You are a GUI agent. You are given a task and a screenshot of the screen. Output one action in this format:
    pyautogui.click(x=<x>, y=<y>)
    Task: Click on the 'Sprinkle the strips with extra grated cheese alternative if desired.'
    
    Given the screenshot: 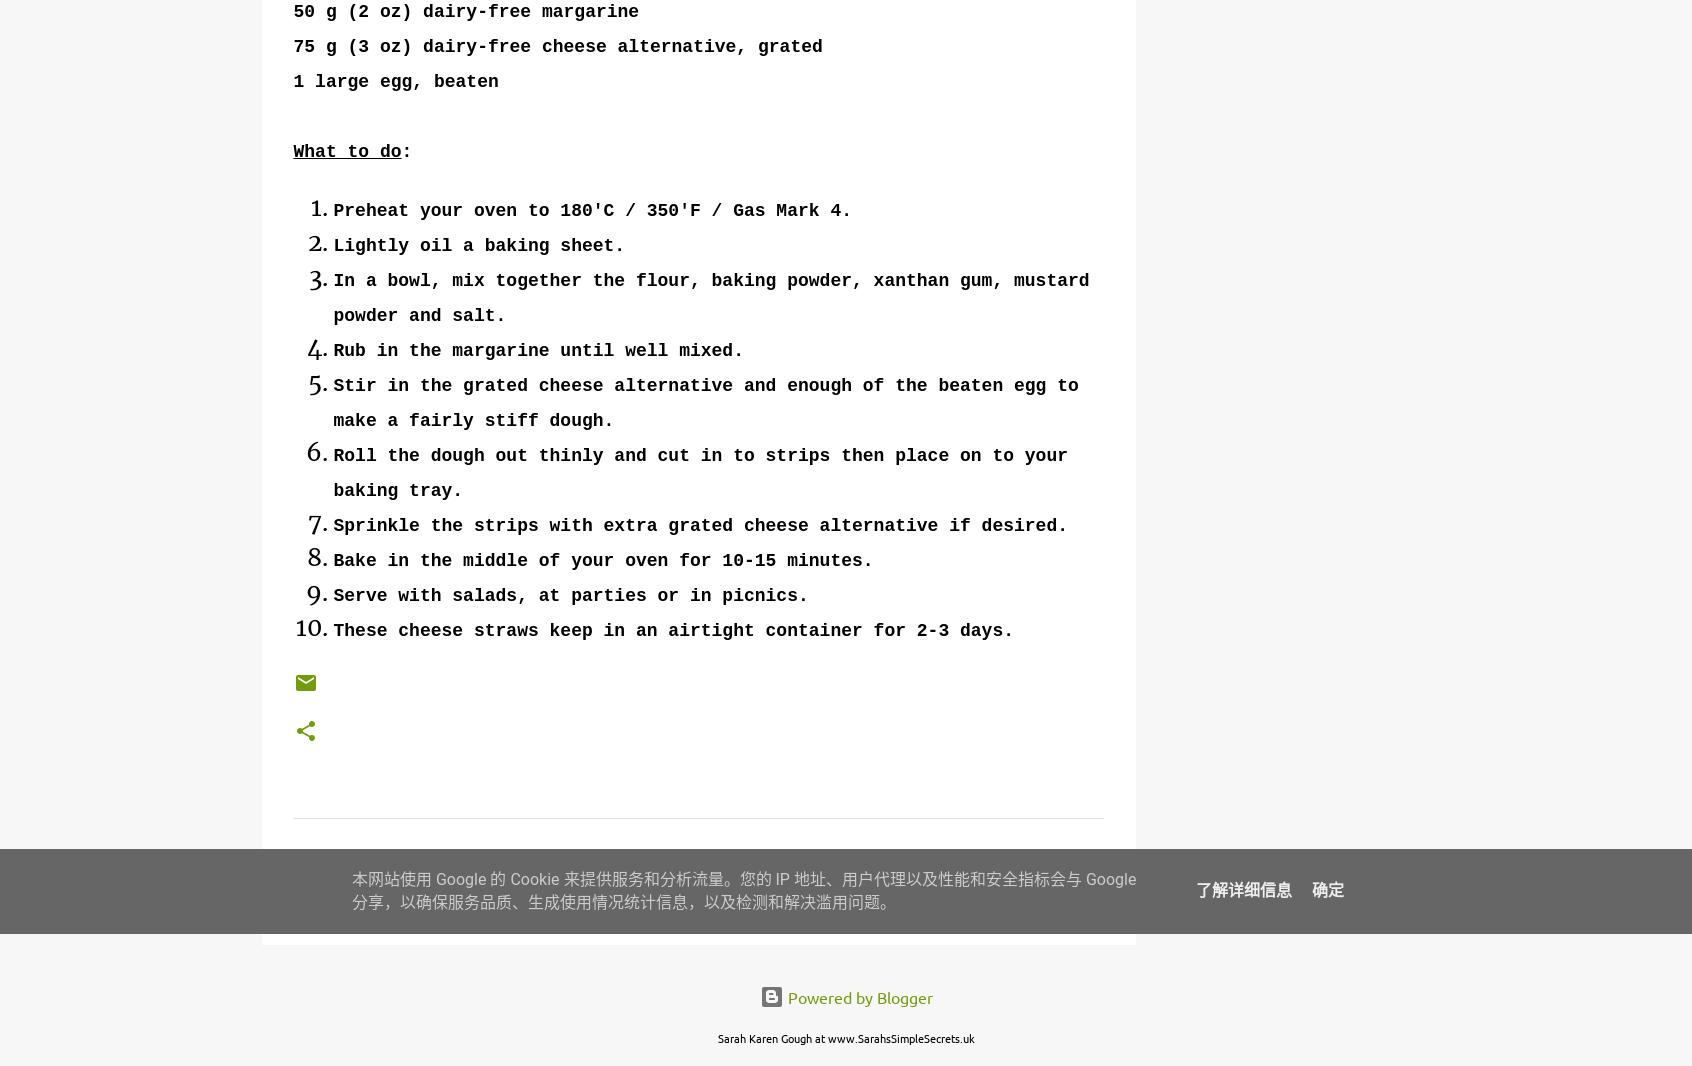 What is the action you would take?
    pyautogui.click(x=700, y=525)
    